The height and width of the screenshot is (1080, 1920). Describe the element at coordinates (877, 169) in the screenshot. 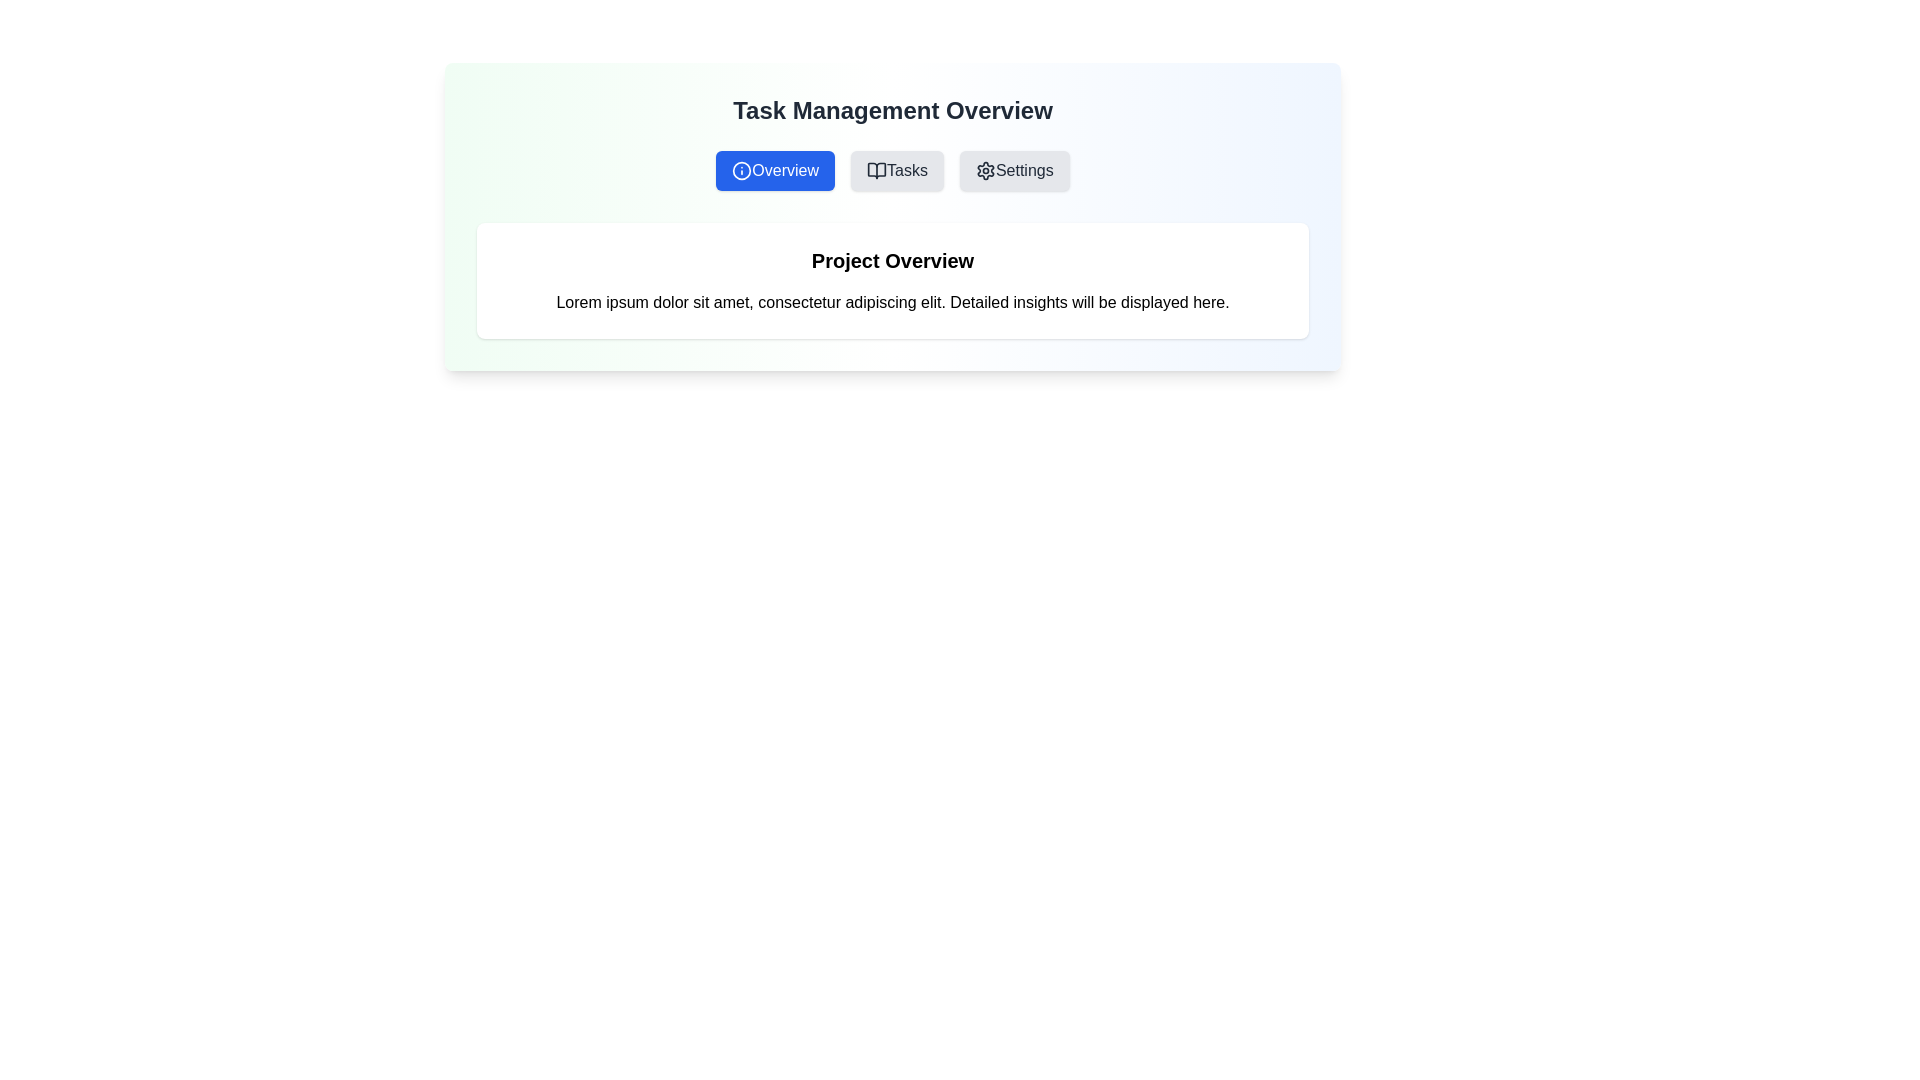

I see `the 'Tasks' icon located within the navigation bar, which is the left-most visual element preceding the text 'Tasks'` at that location.